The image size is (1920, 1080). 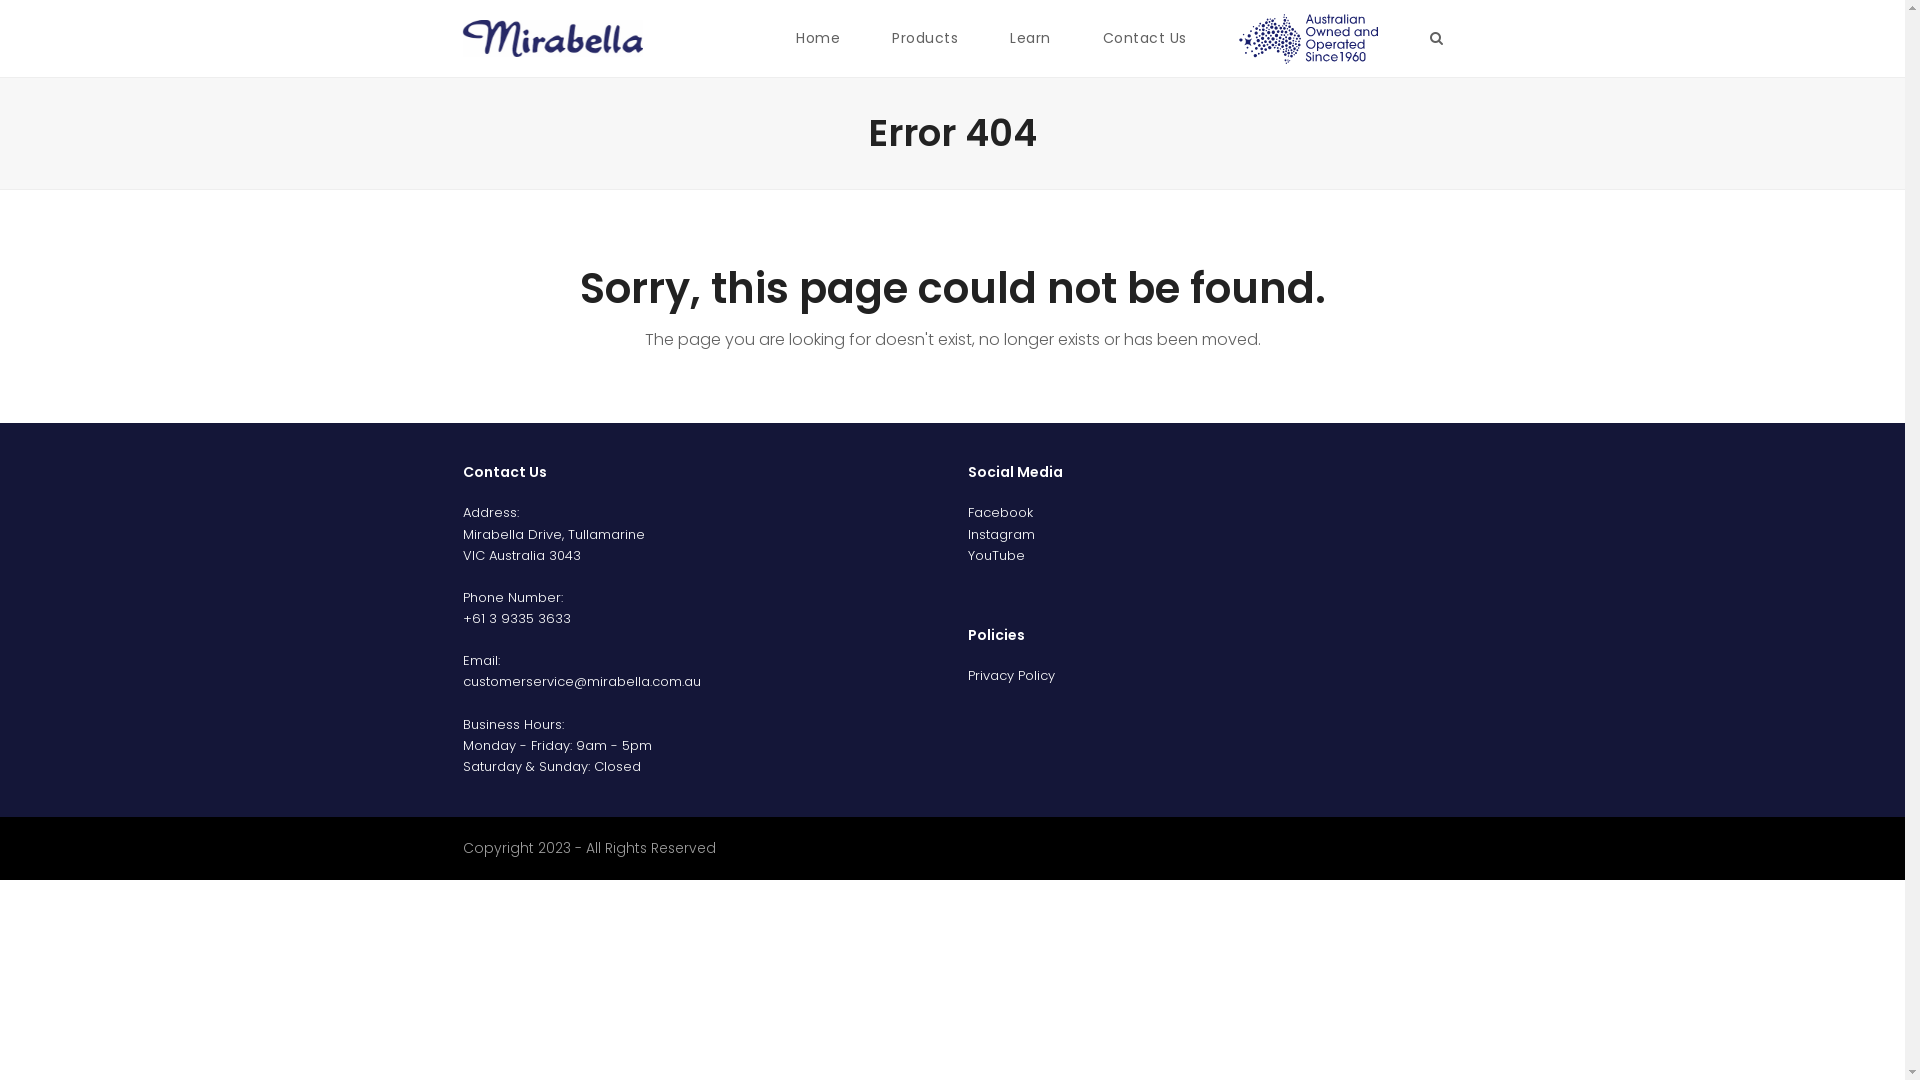 What do you see at coordinates (1030, 38) in the screenshot?
I see `'Learn'` at bounding box center [1030, 38].